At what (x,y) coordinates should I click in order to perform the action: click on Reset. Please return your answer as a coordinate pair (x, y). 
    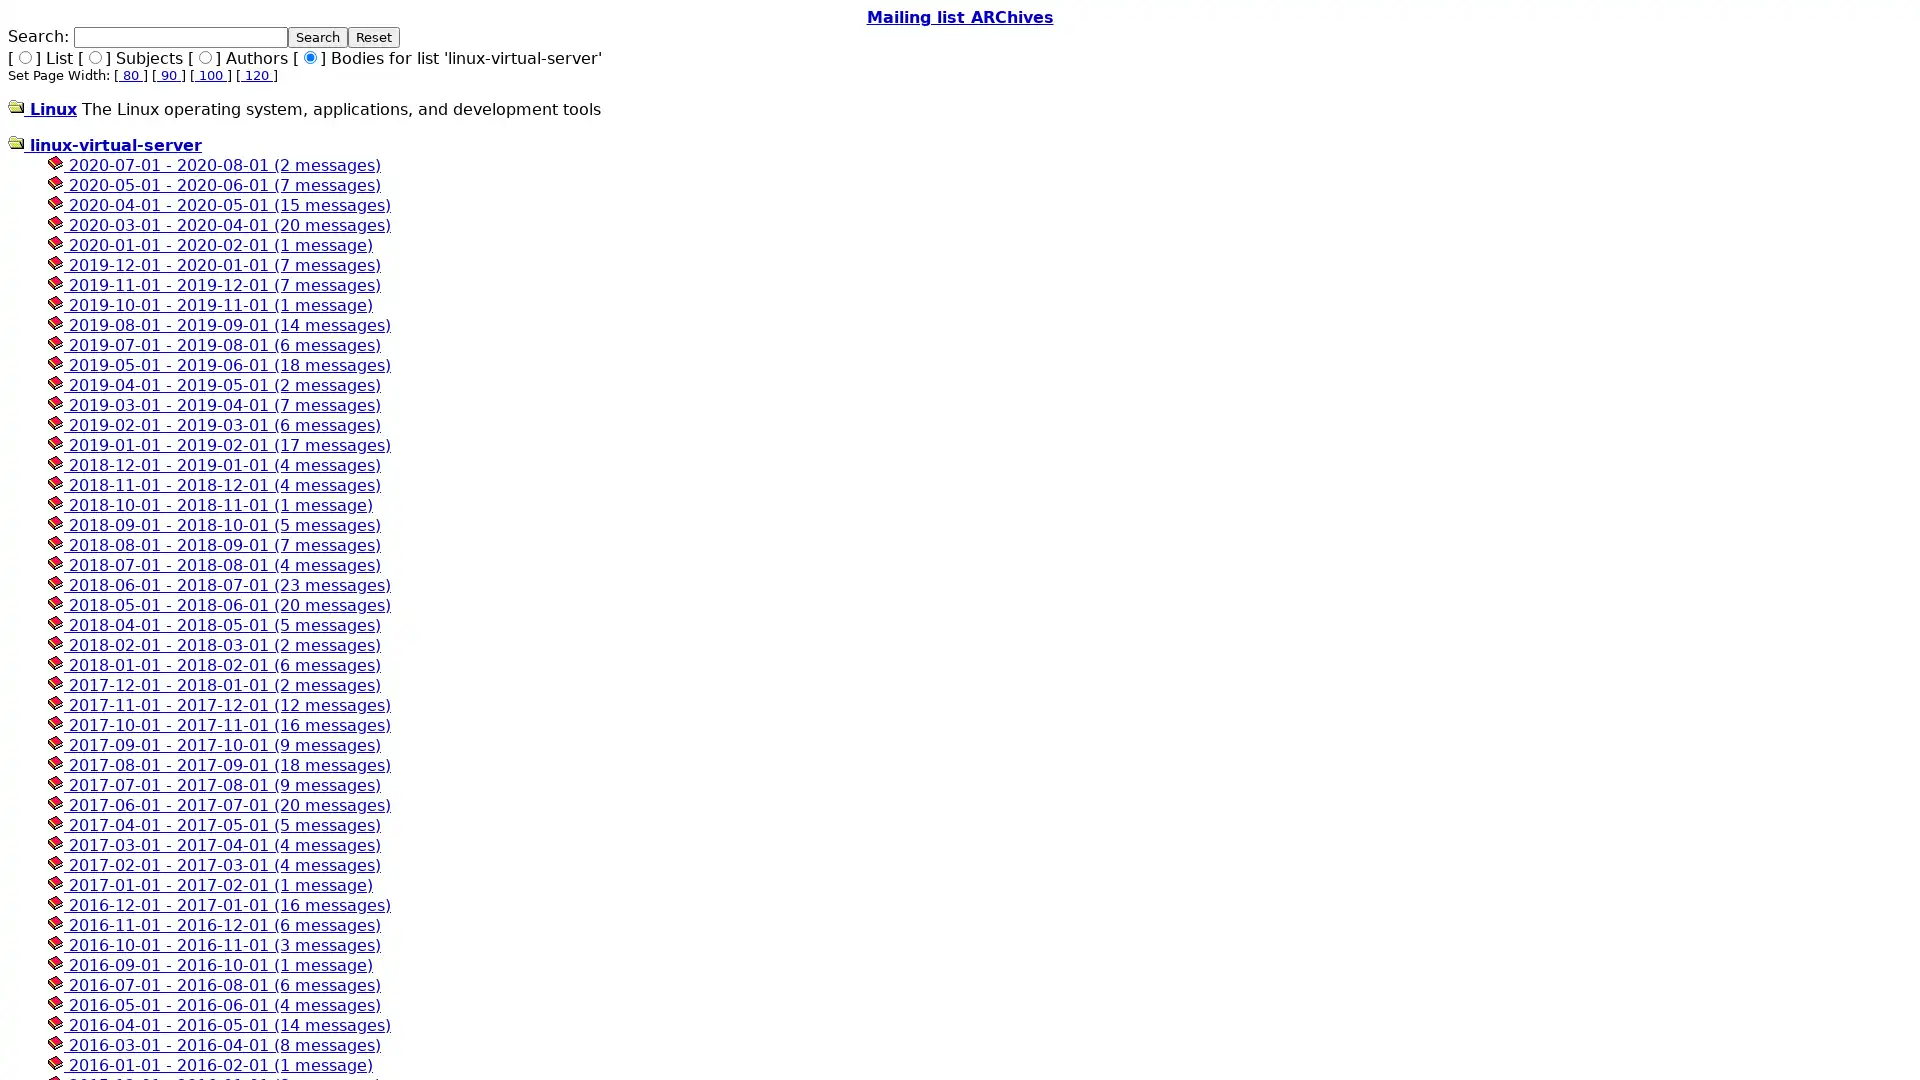
    Looking at the image, I should click on (374, 37).